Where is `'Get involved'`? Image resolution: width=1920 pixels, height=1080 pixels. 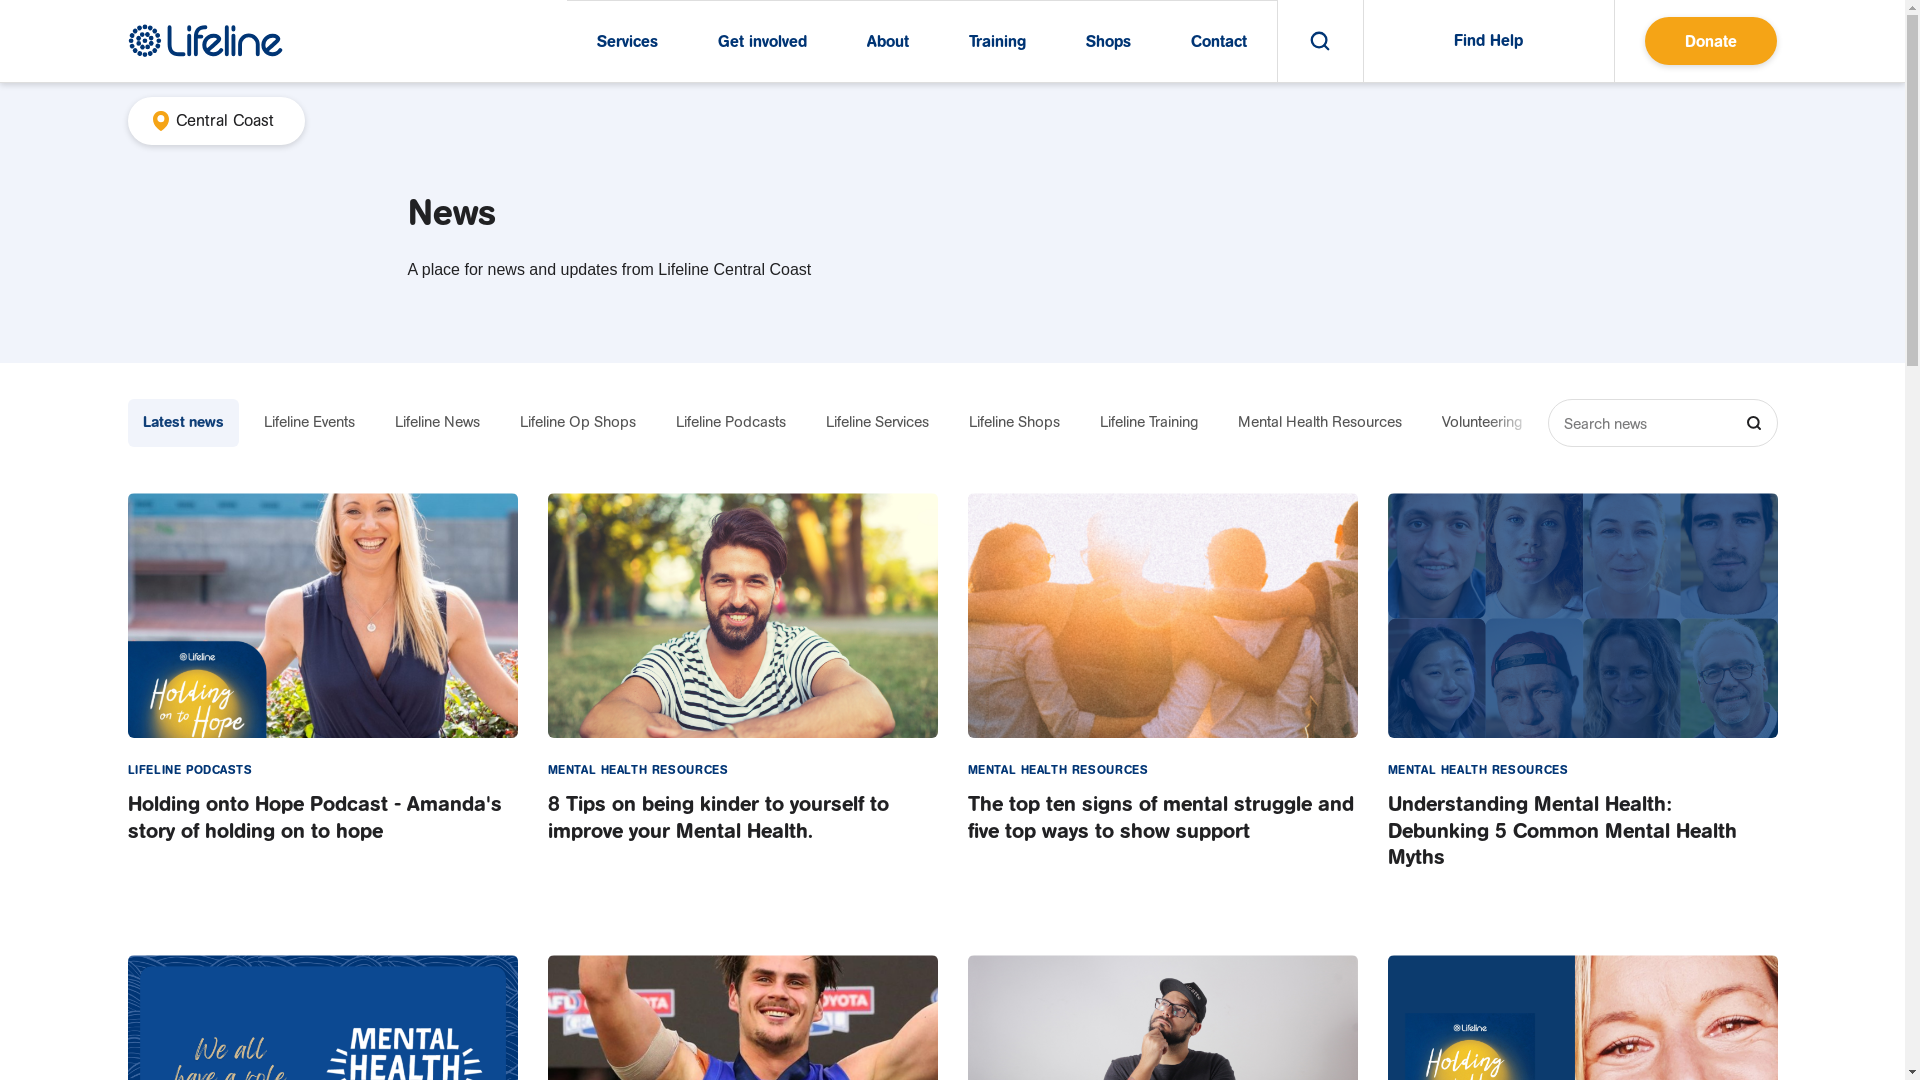 'Get involved' is located at coordinates (761, 41).